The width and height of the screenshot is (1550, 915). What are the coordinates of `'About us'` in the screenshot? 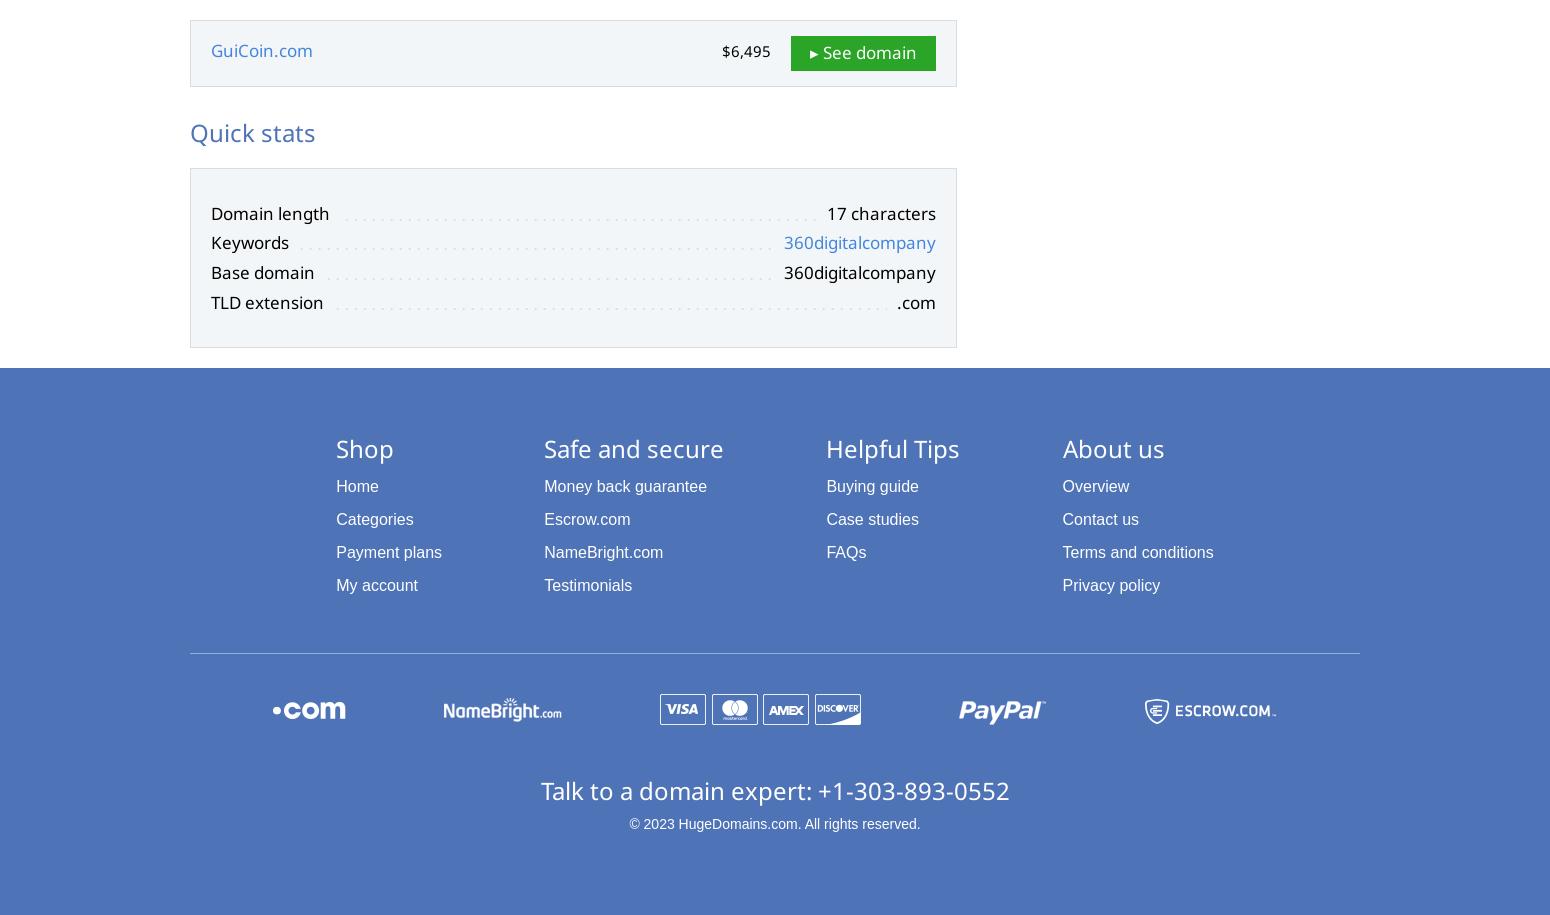 It's located at (1112, 448).